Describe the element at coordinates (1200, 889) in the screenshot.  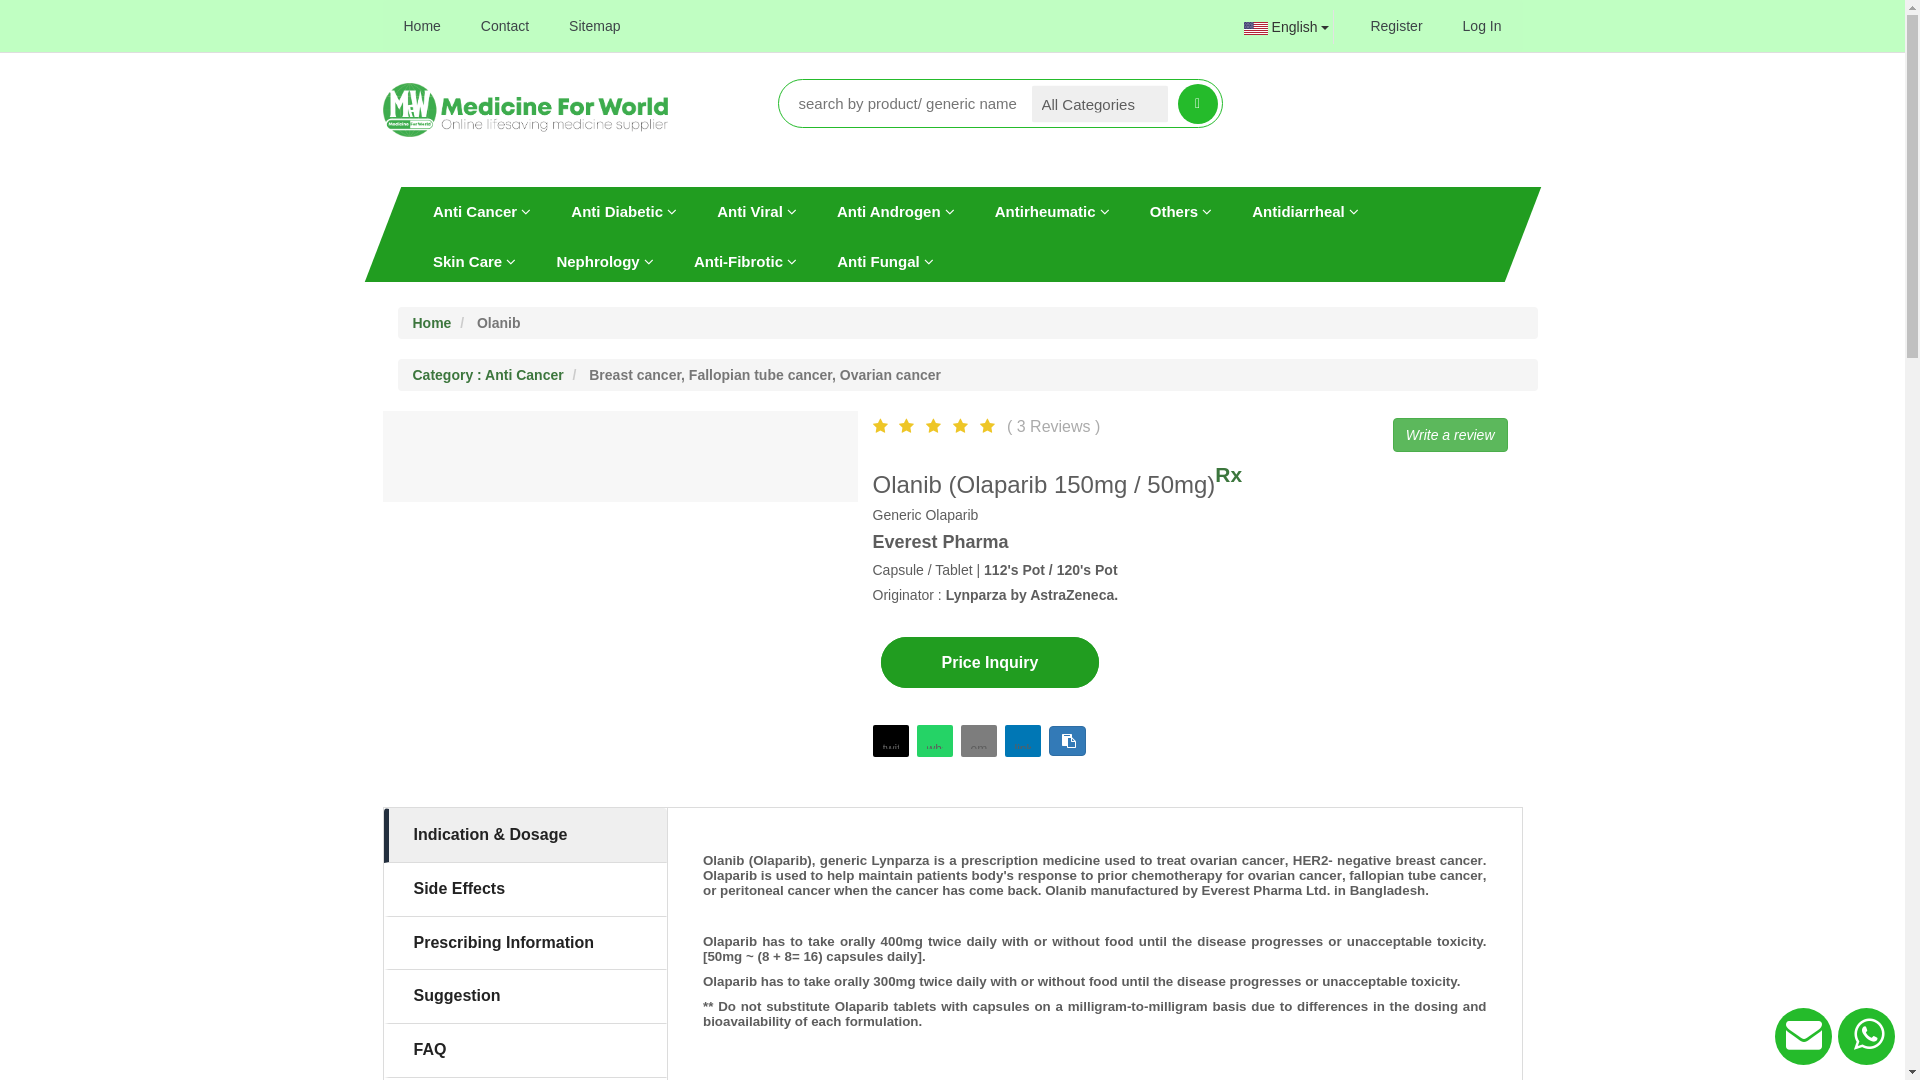
I see `'Everest Pharma Ltd. in'` at that location.